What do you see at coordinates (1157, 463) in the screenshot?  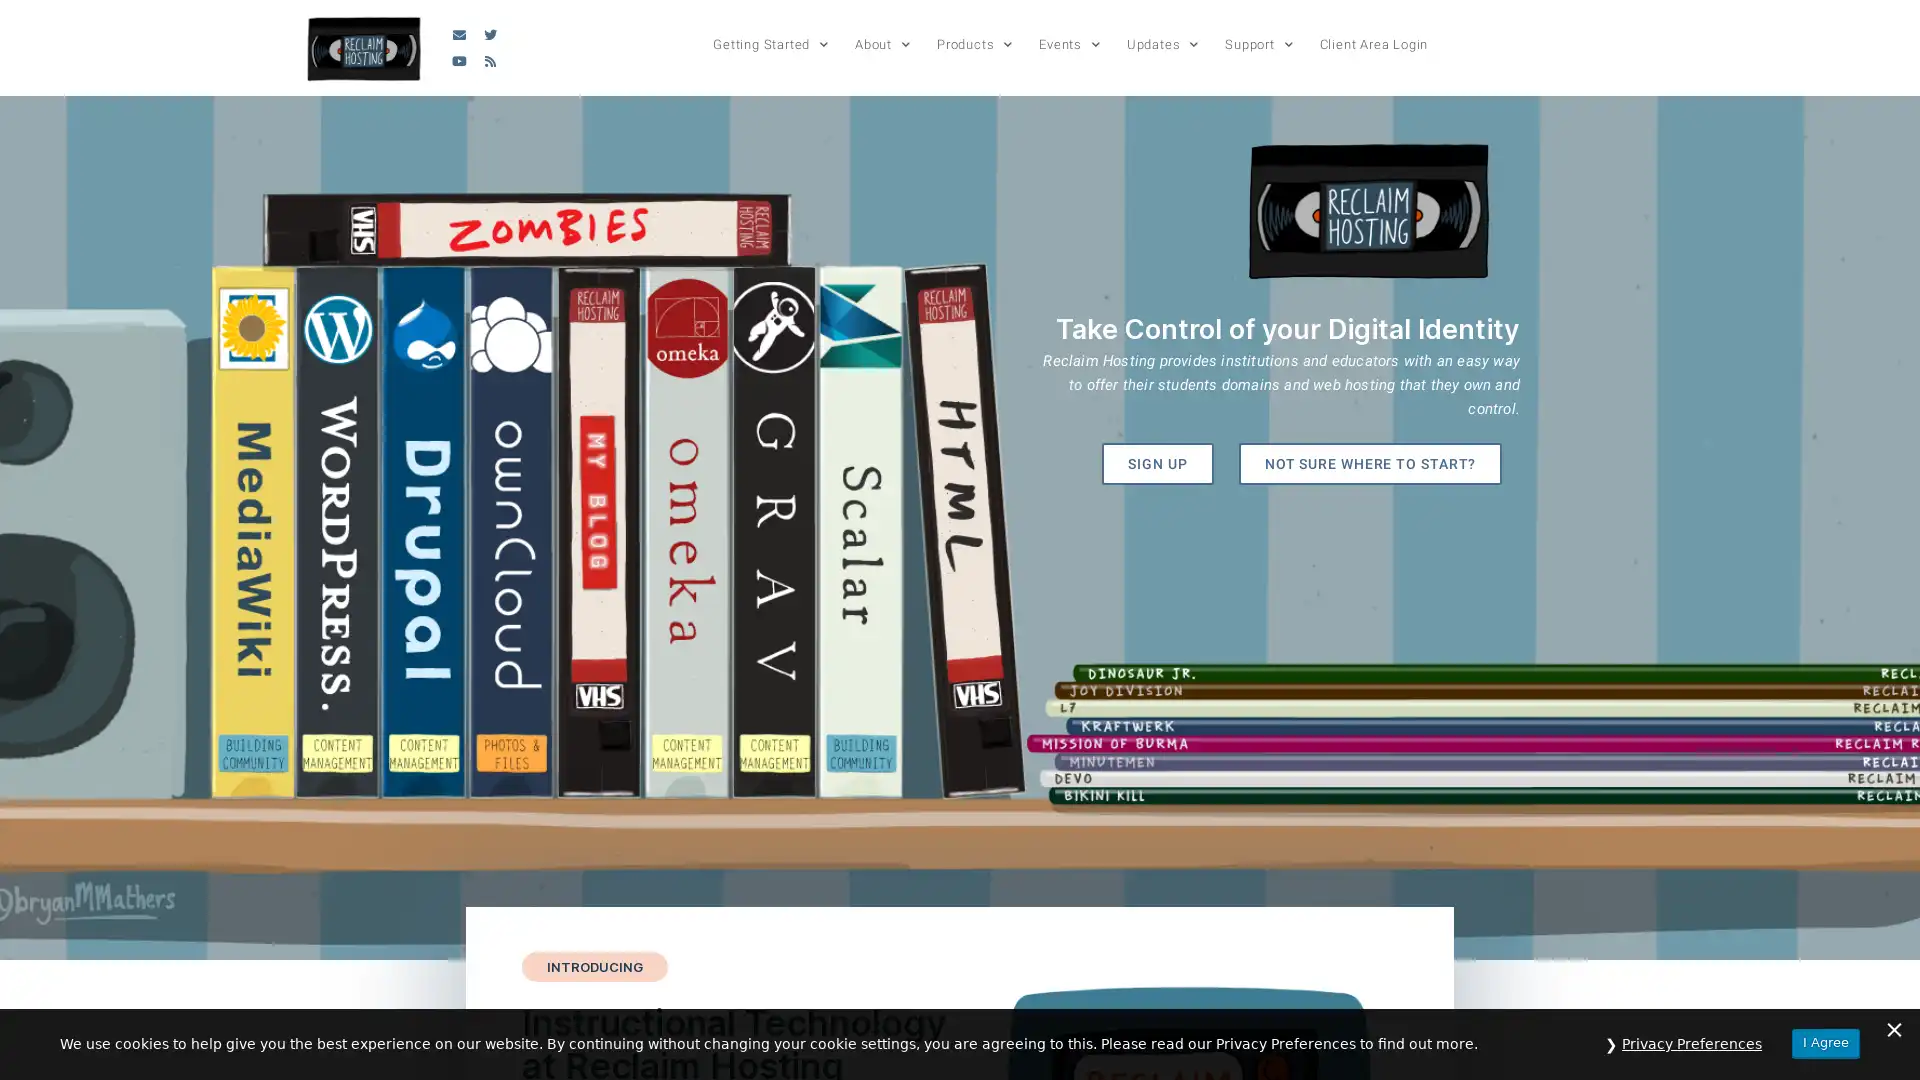 I see `SIGN UP` at bounding box center [1157, 463].